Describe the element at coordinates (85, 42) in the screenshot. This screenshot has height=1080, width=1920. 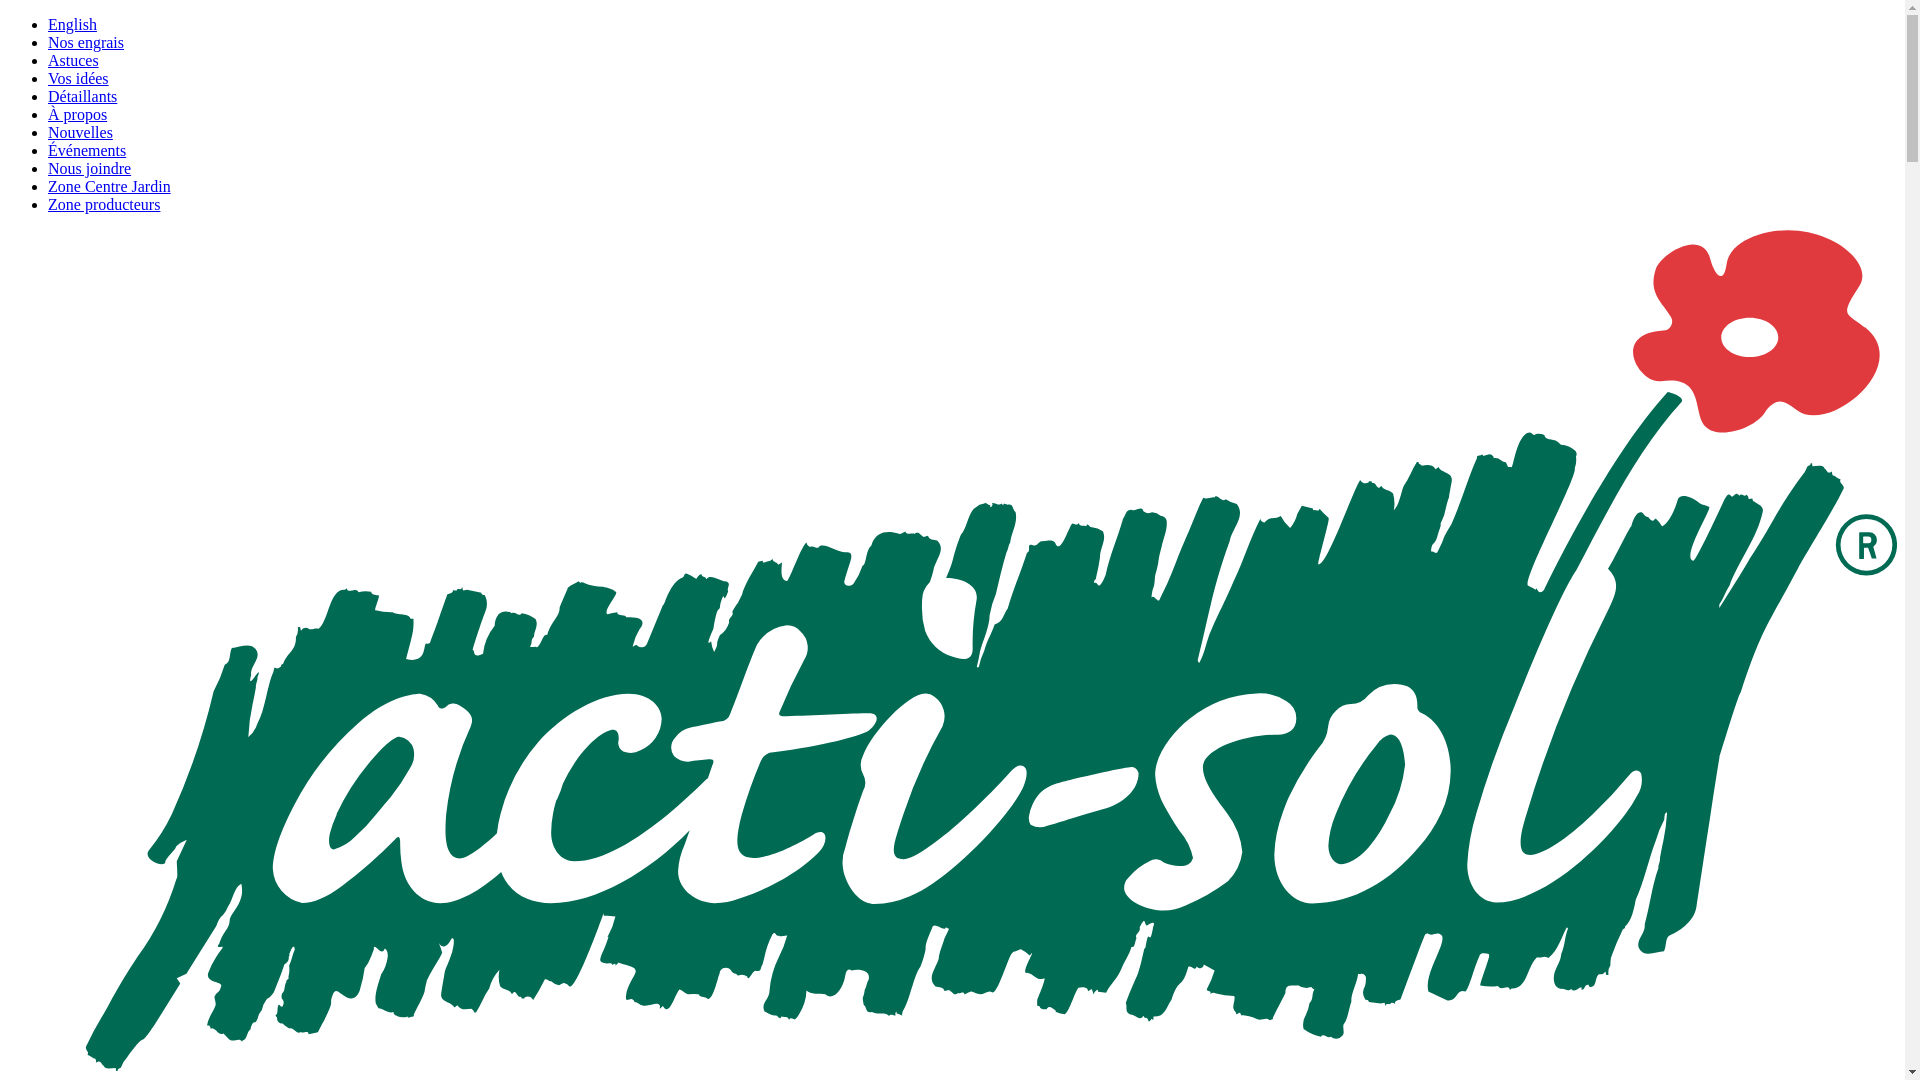
I see `'Nos engrais'` at that location.